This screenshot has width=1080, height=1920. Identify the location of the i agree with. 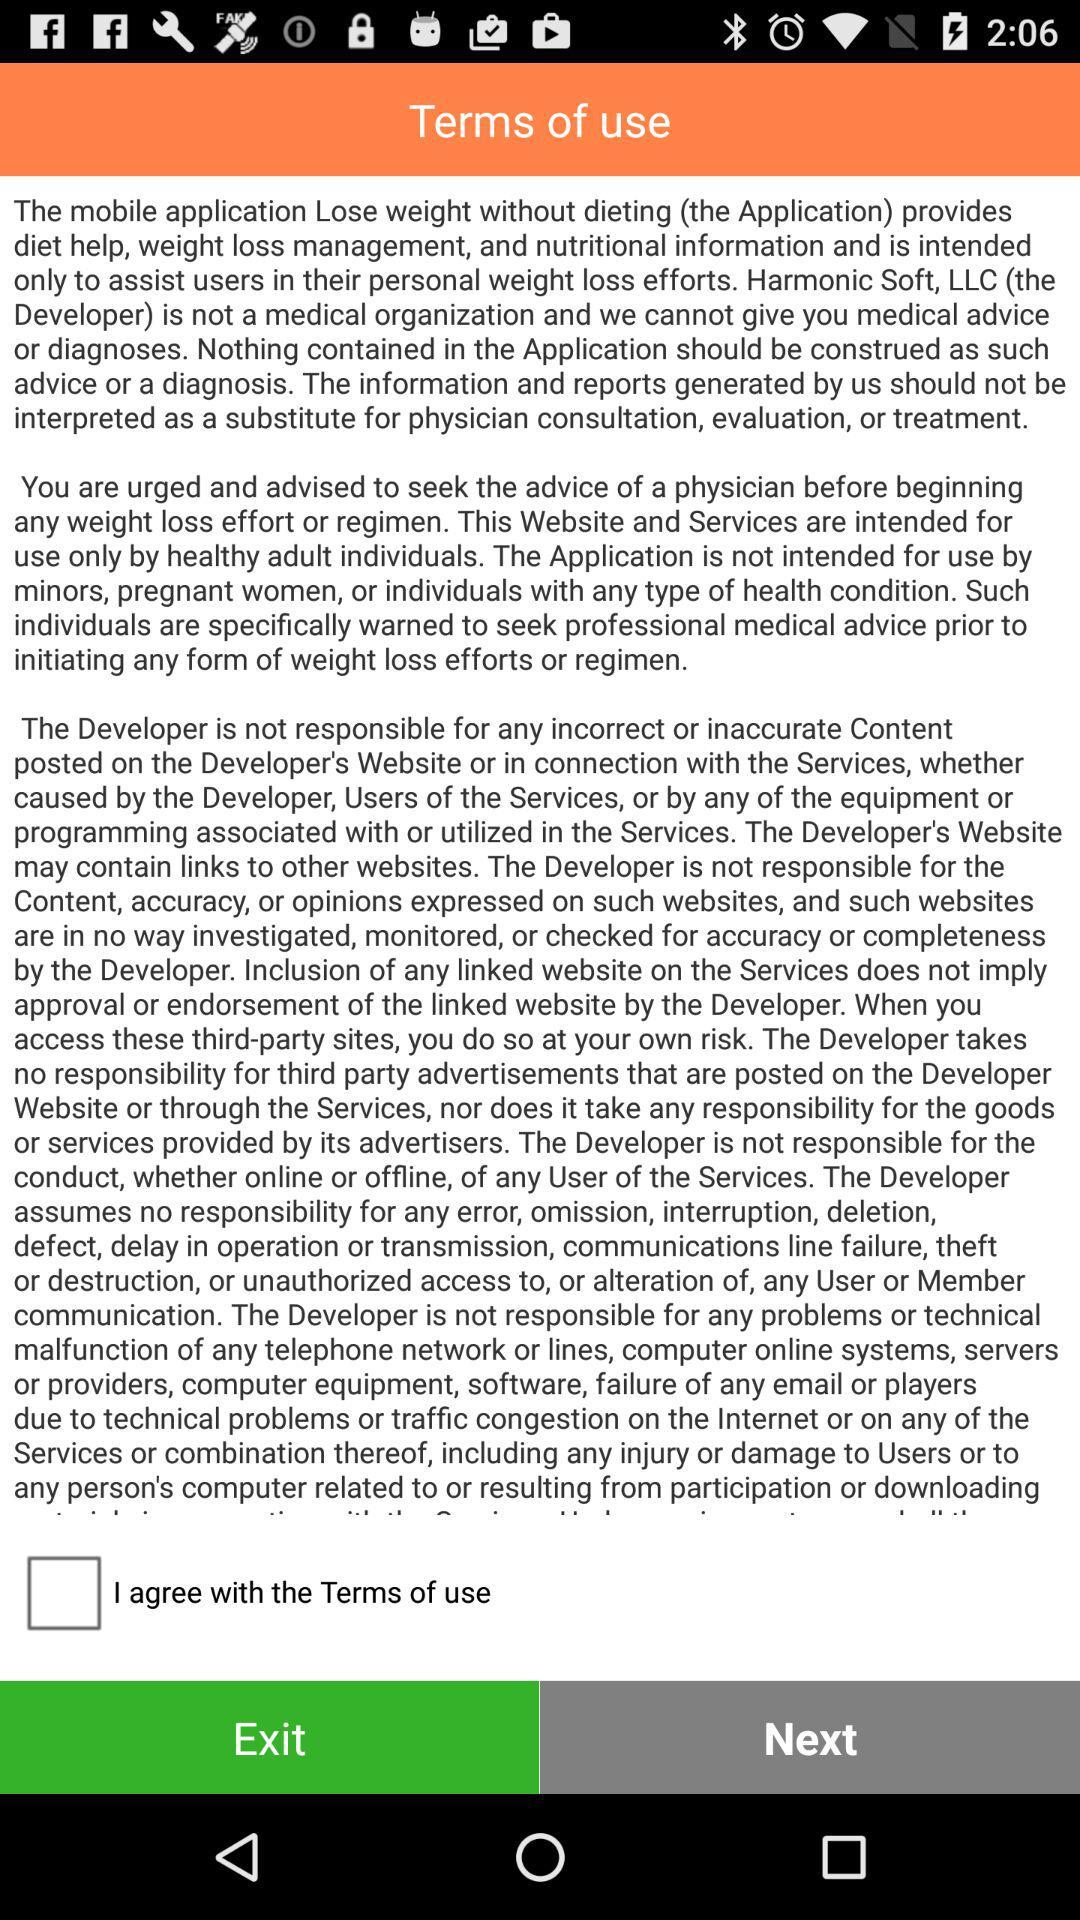
(251, 1590).